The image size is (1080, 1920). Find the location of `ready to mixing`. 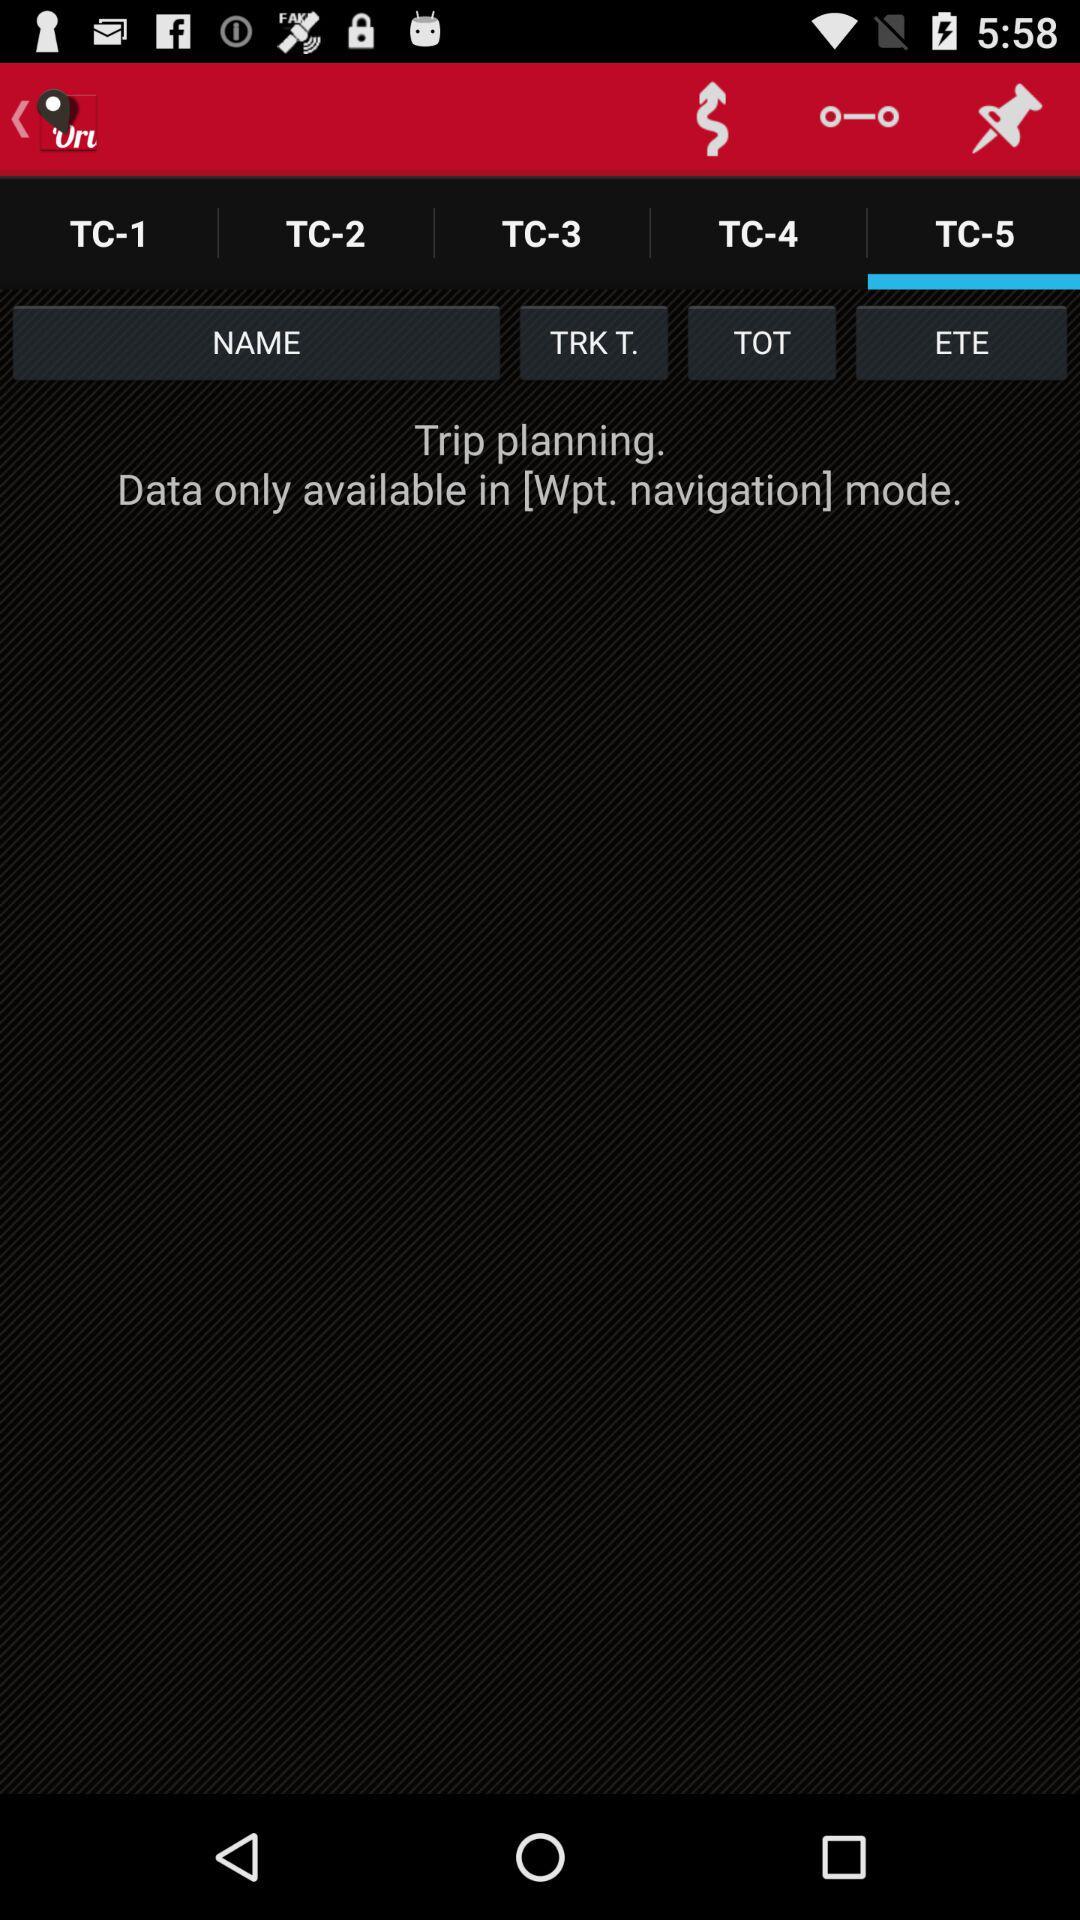

ready to mixing is located at coordinates (711, 118).